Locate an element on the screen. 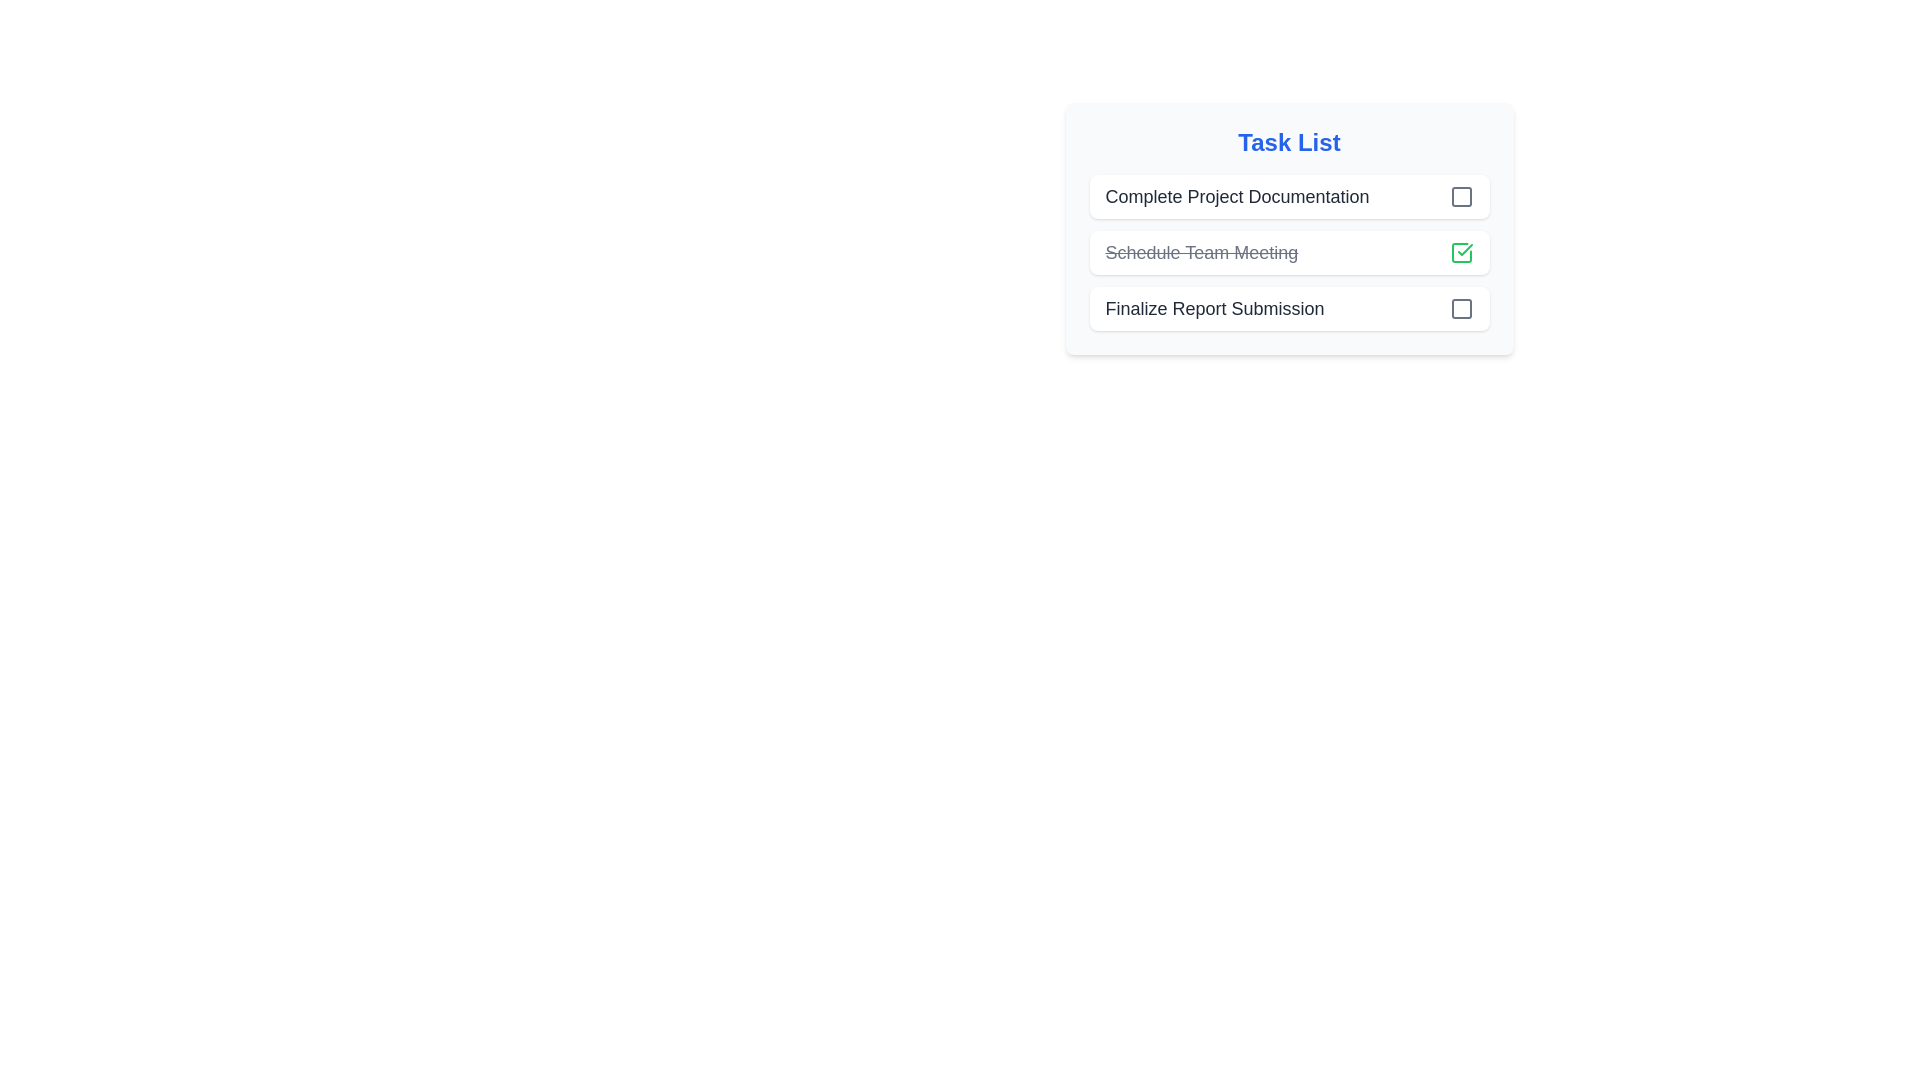 This screenshot has height=1080, width=1920. the decorative or status-indicating icon component located to the right of the task titled 'Complete Project Documentation' in the vertical task list is located at coordinates (1461, 196).